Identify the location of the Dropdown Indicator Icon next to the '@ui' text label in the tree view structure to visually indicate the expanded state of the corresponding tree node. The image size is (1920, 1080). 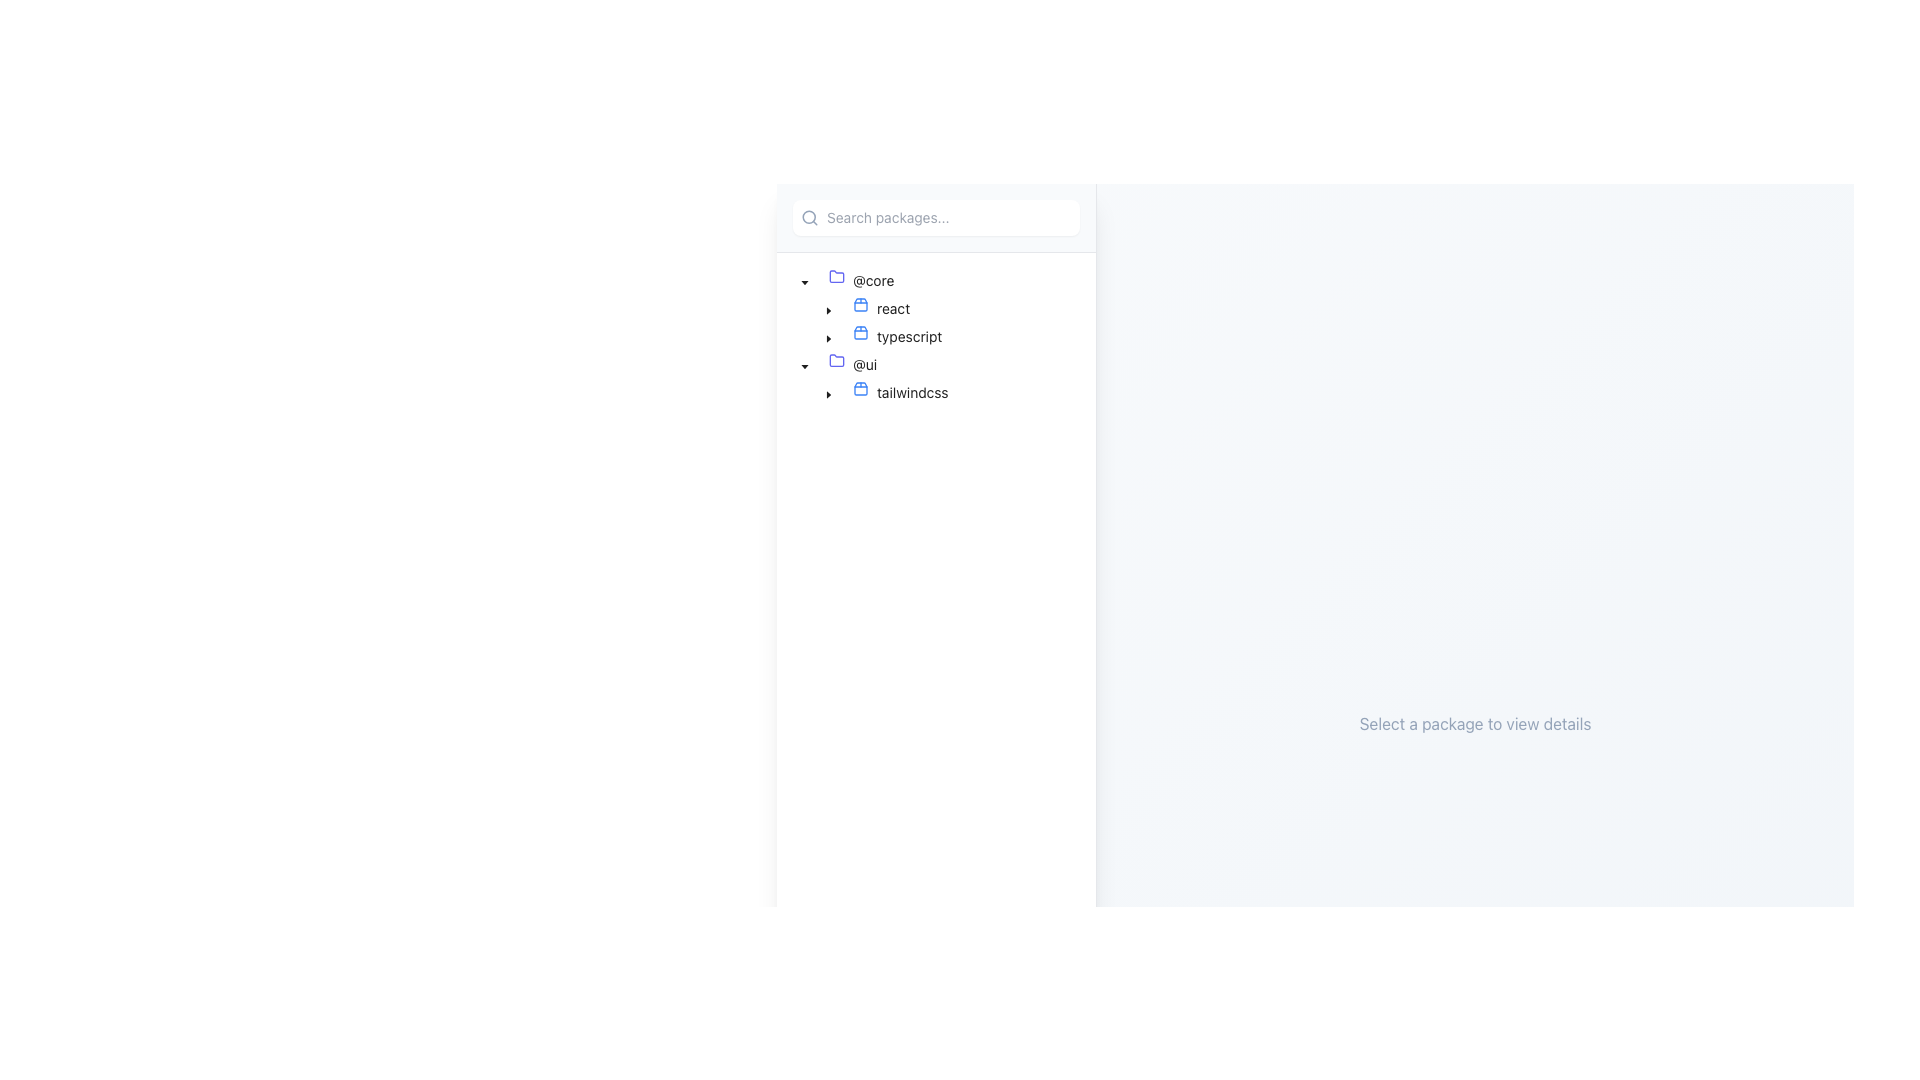
(805, 365).